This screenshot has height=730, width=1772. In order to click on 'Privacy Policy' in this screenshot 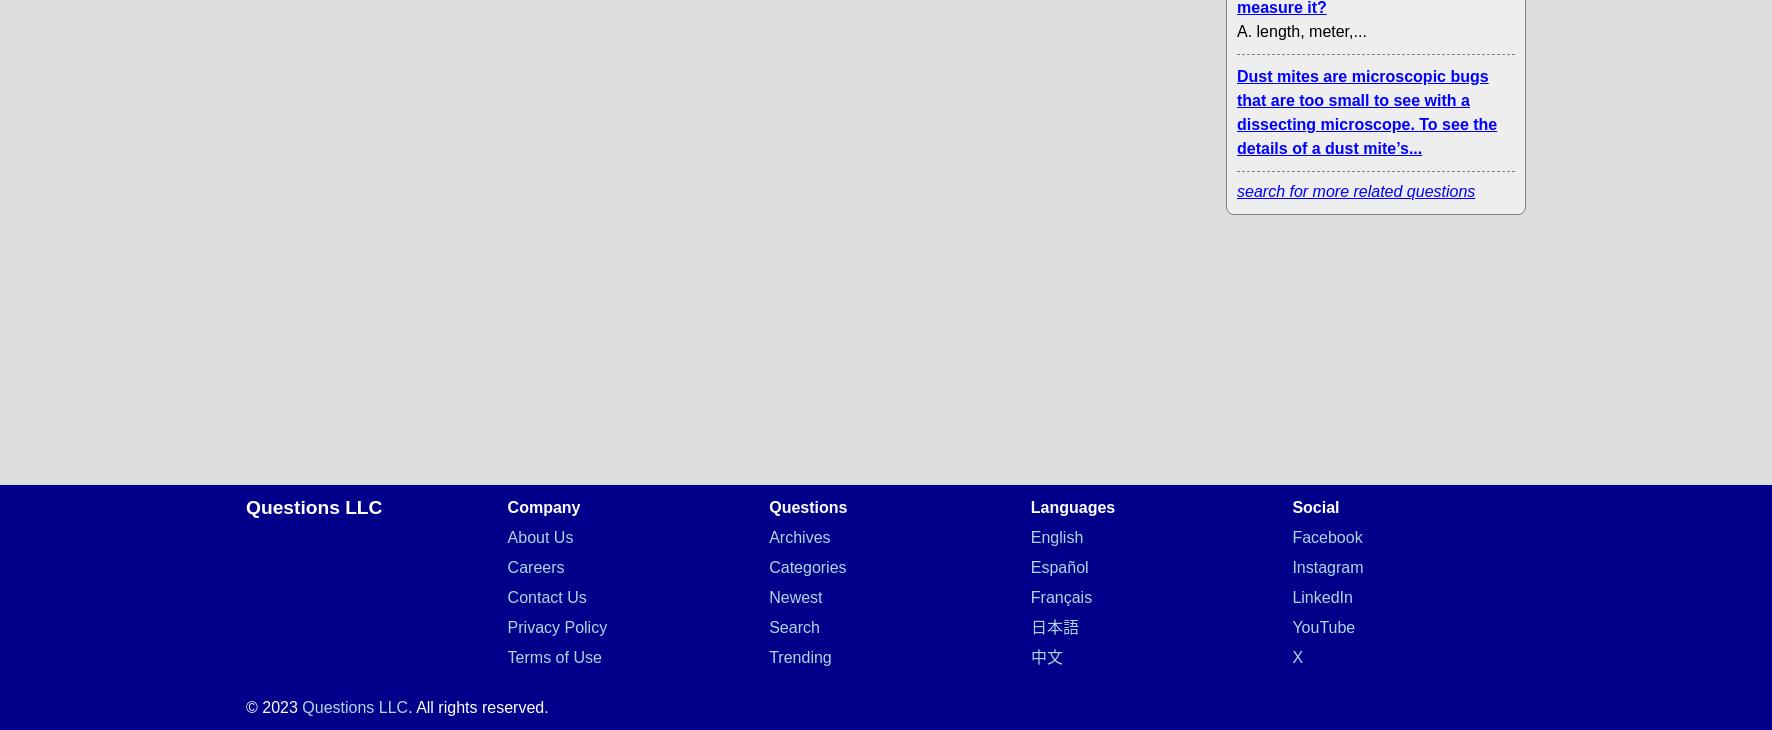, I will do `click(556, 627)`.